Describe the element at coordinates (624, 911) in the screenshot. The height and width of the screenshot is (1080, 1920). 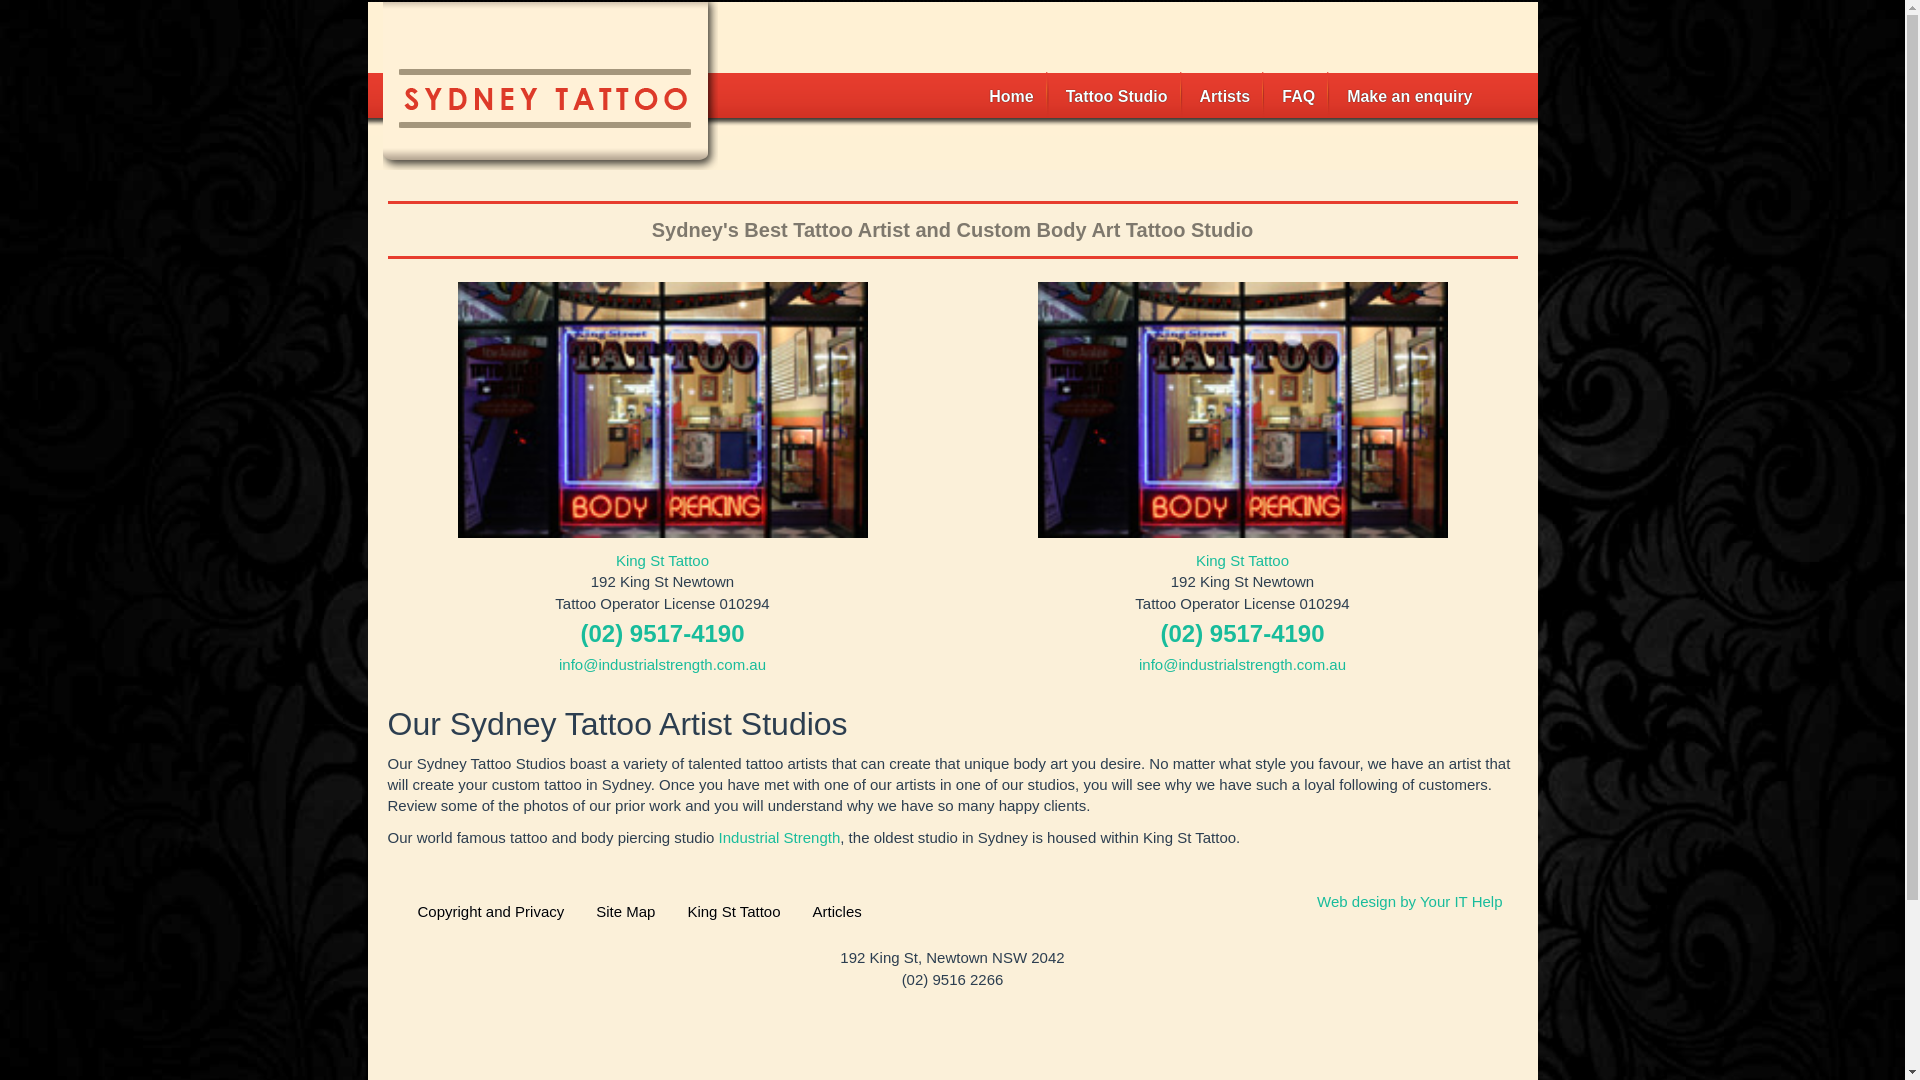
I see `'Site Map'` at that location.